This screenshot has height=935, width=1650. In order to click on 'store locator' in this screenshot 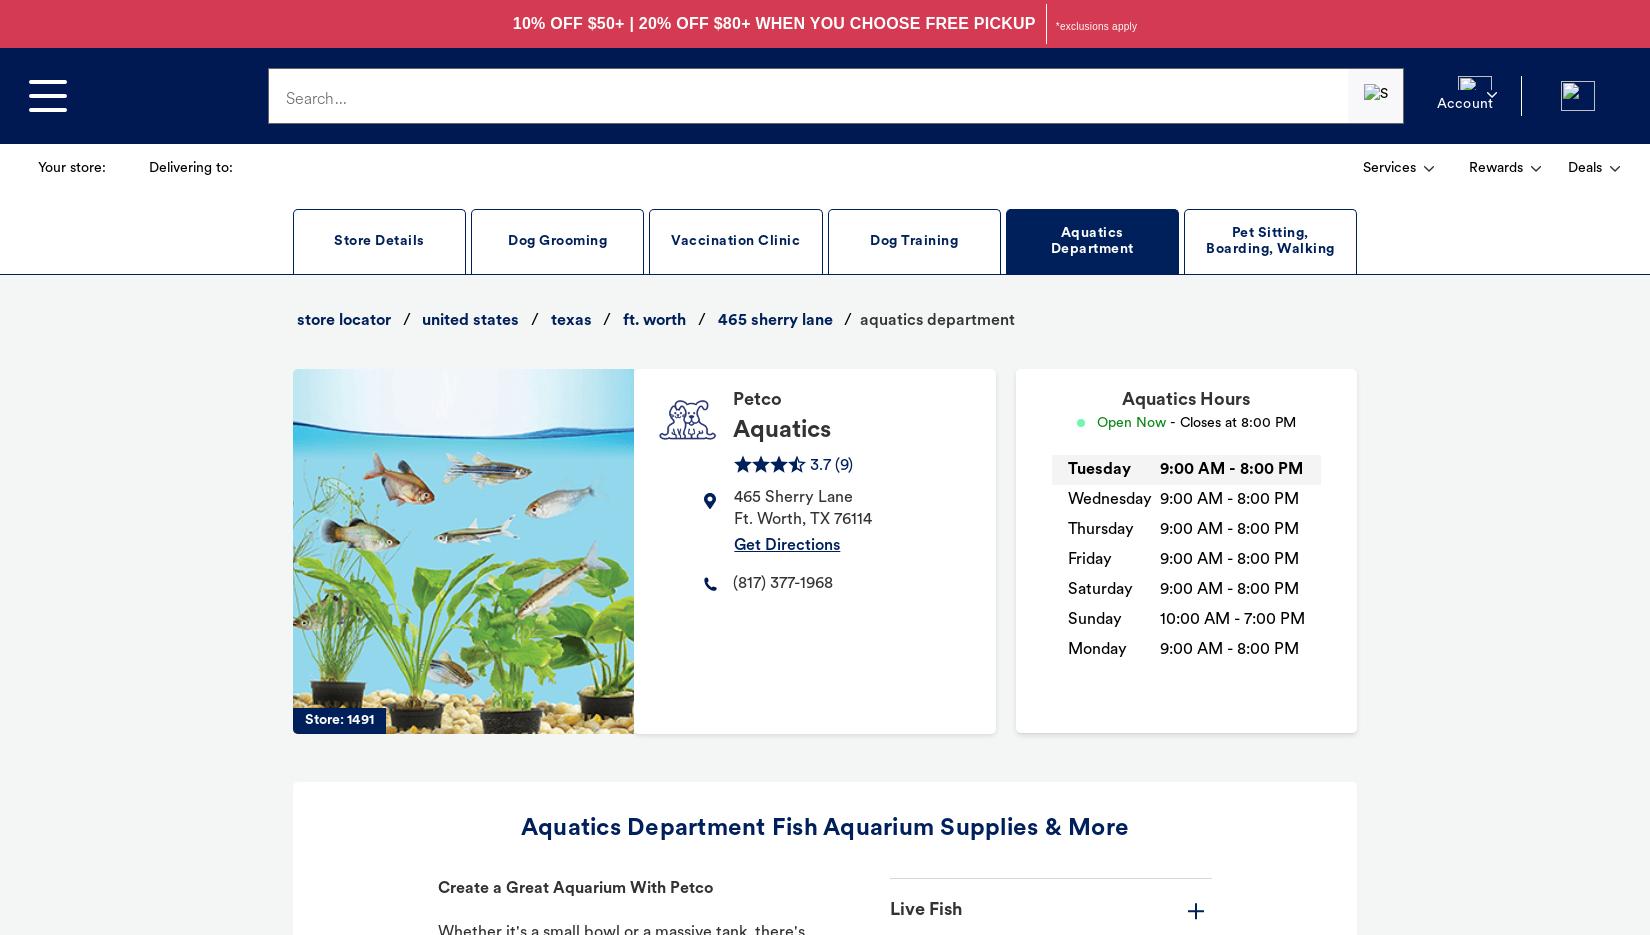, I will do `click(297, 320)`.